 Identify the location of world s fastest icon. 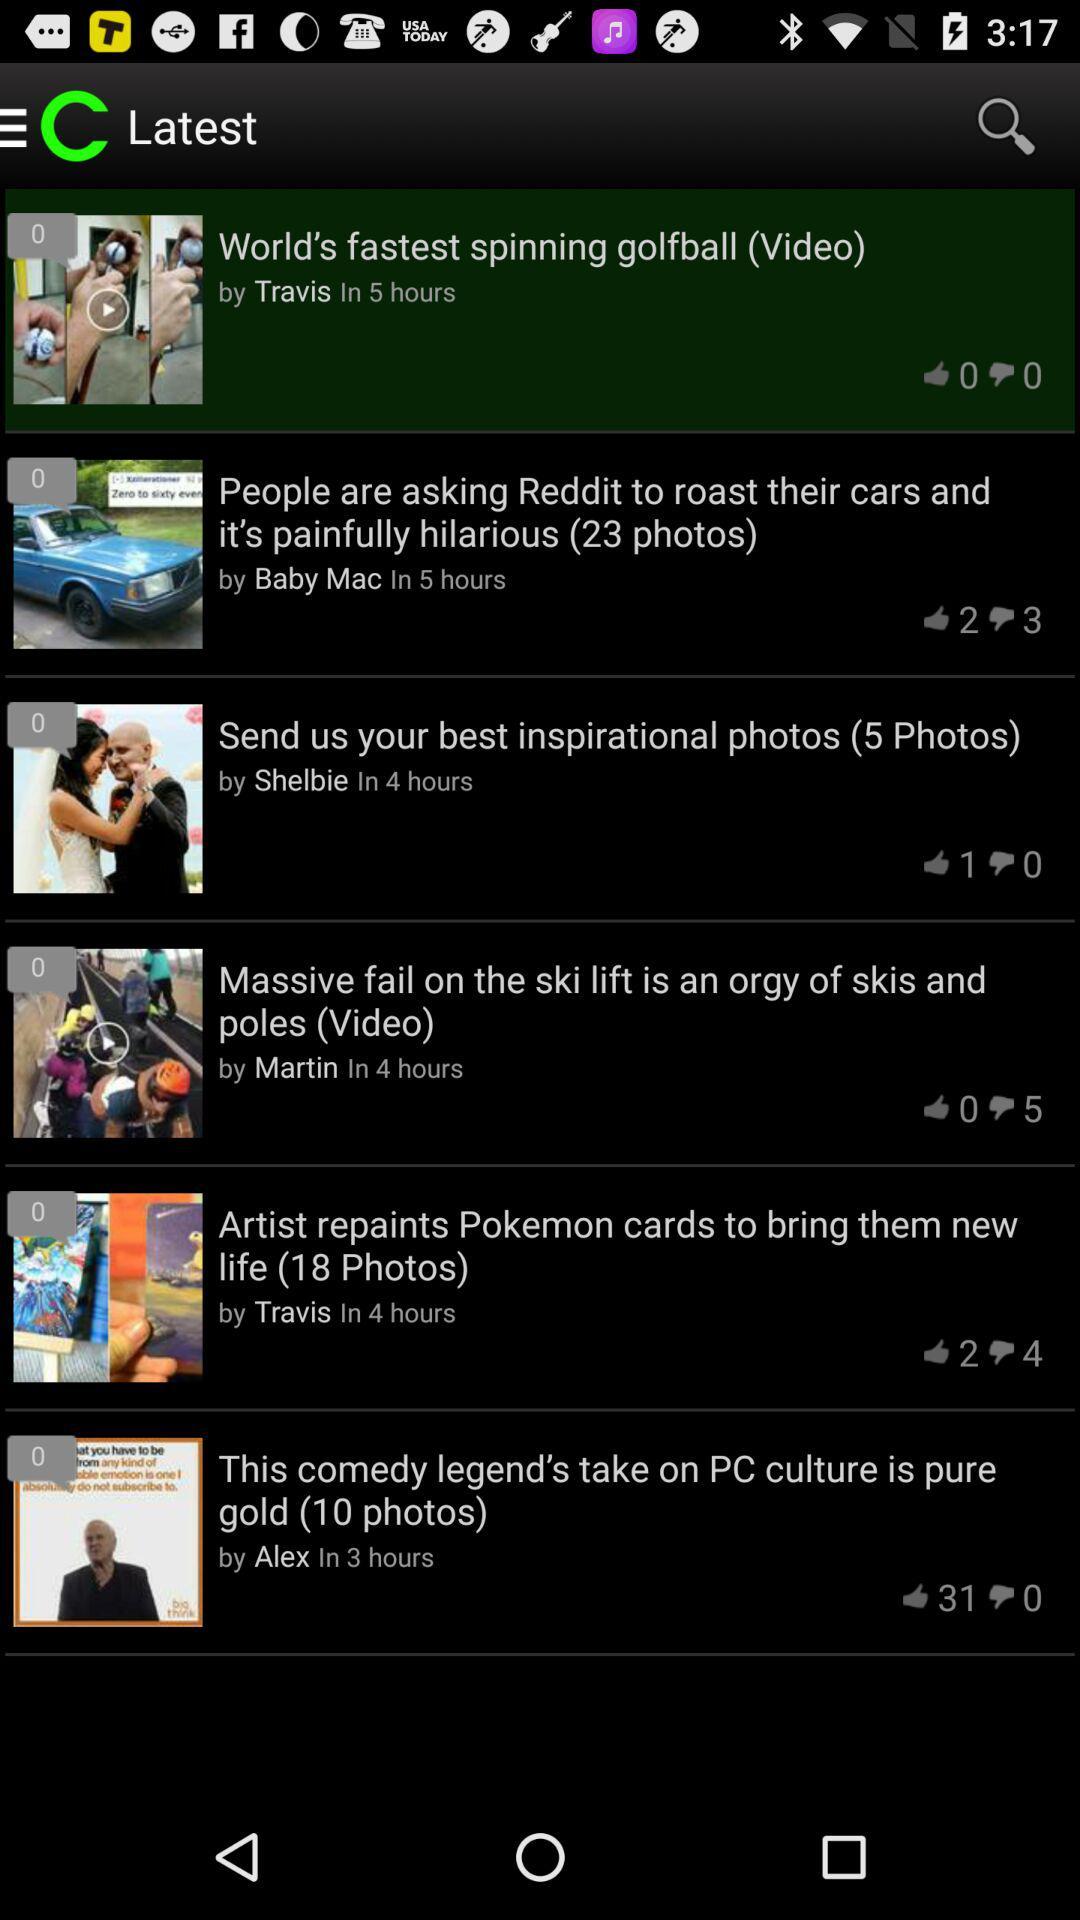
(630, 244).